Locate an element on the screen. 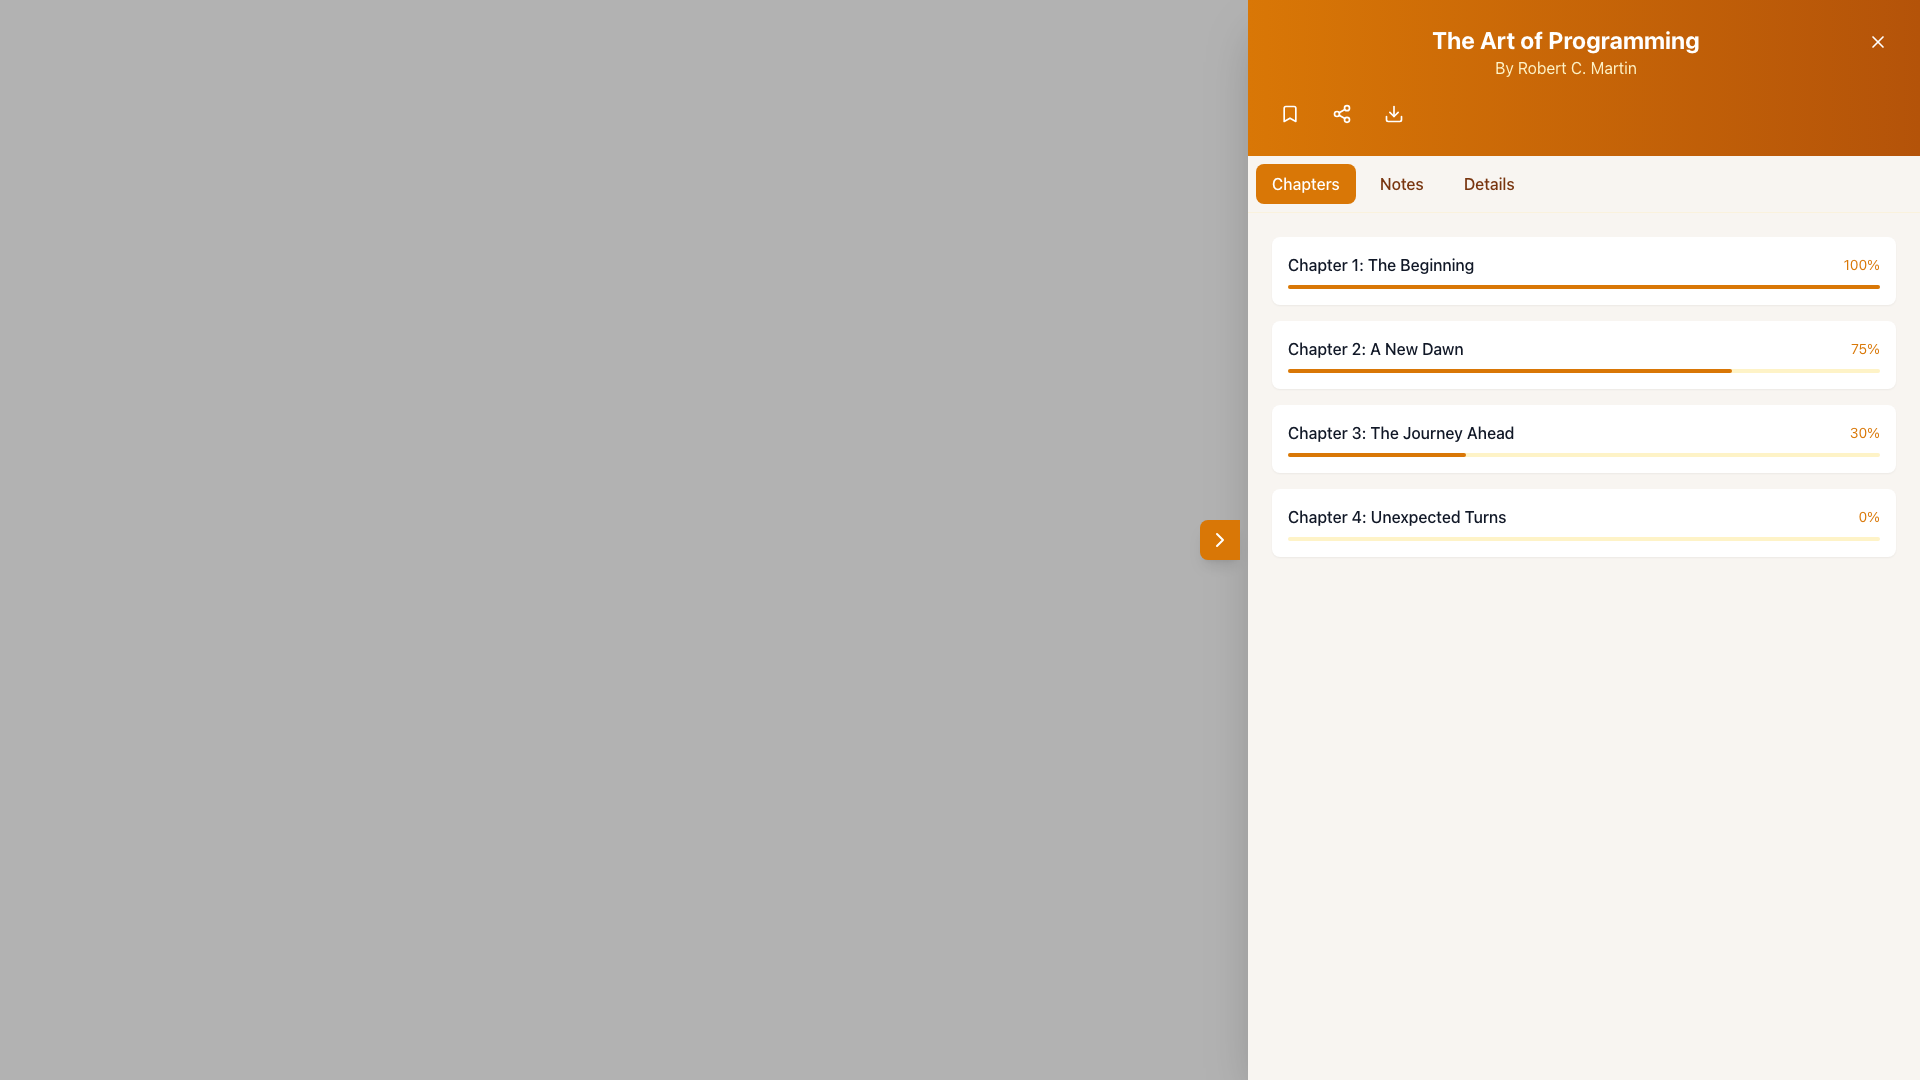  the filled progress bar segment under the label 'Chapter 2: A New Dawn' in the 'Chapters' list to visually indicate progress status is located at coordinates (1510, 370).